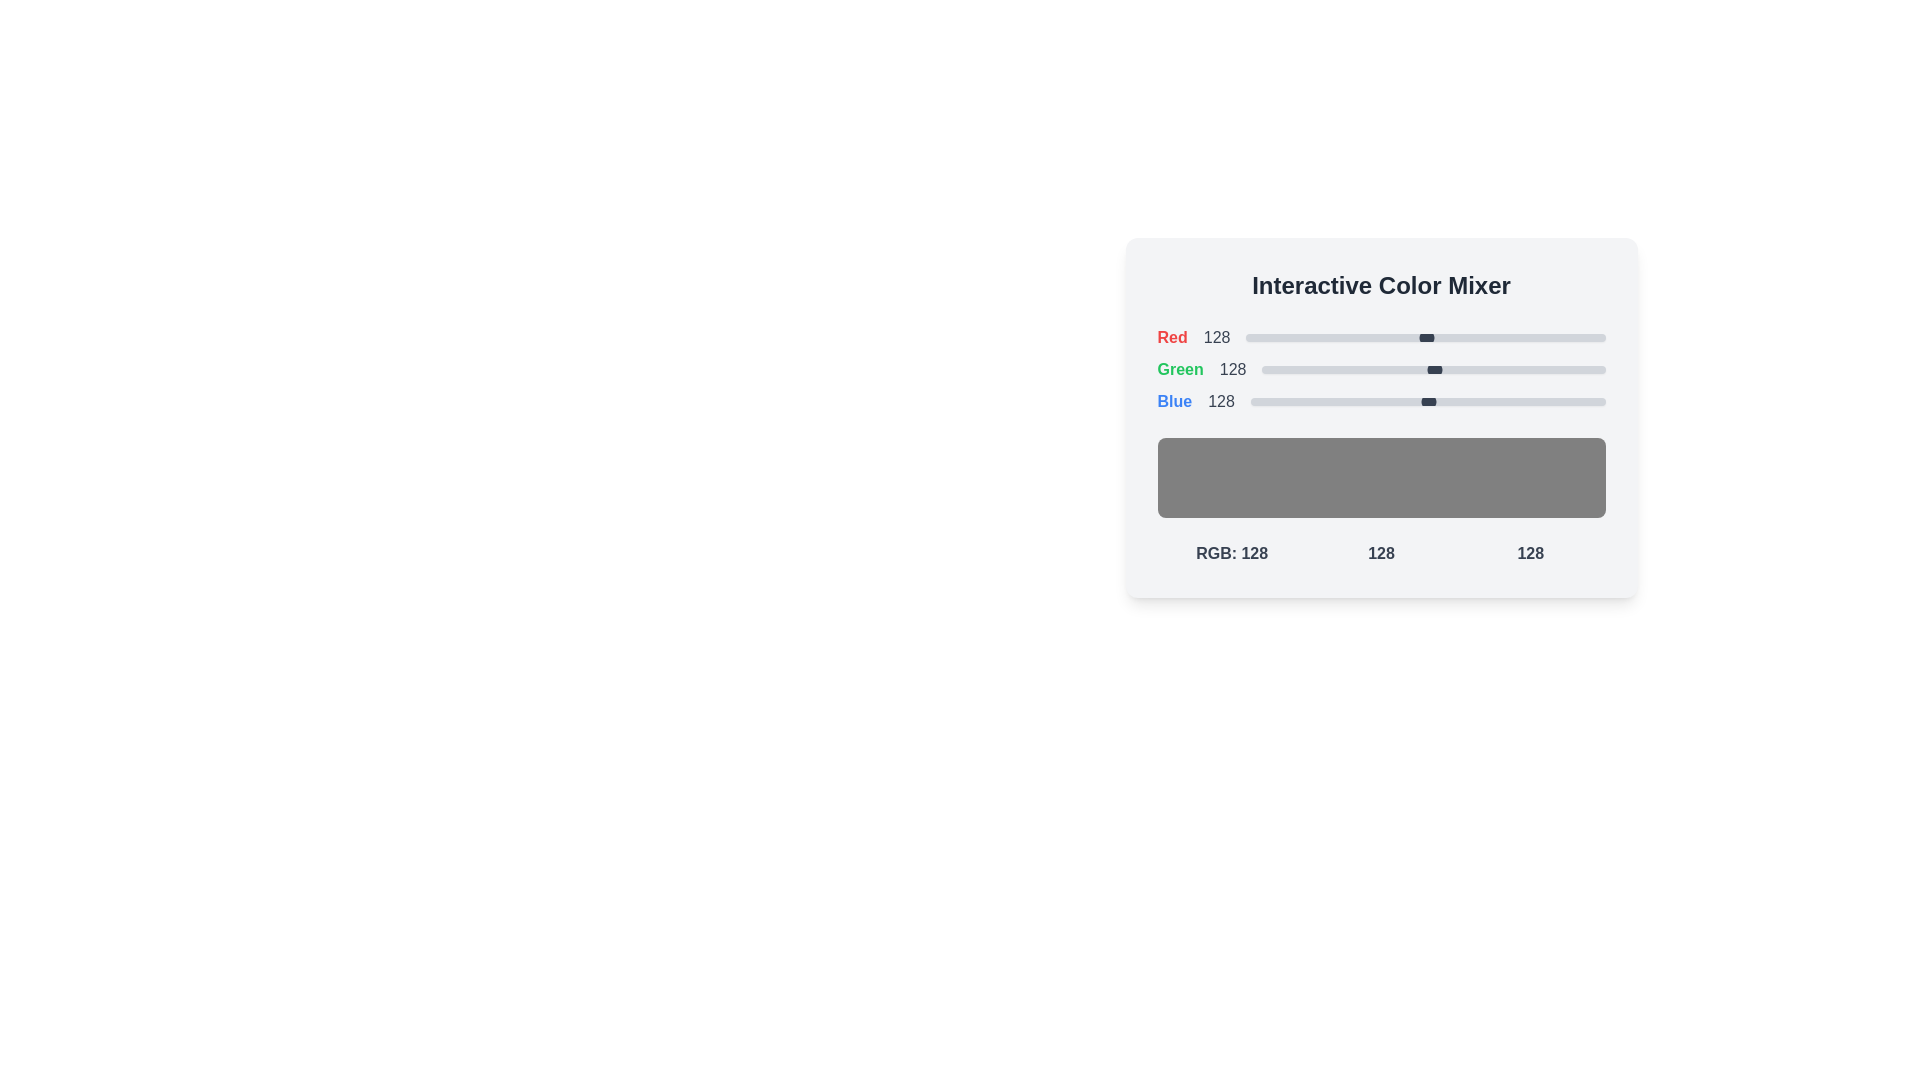 The image size is (1920, 1080). I want to click on the Blue component, so click(1255, 401).